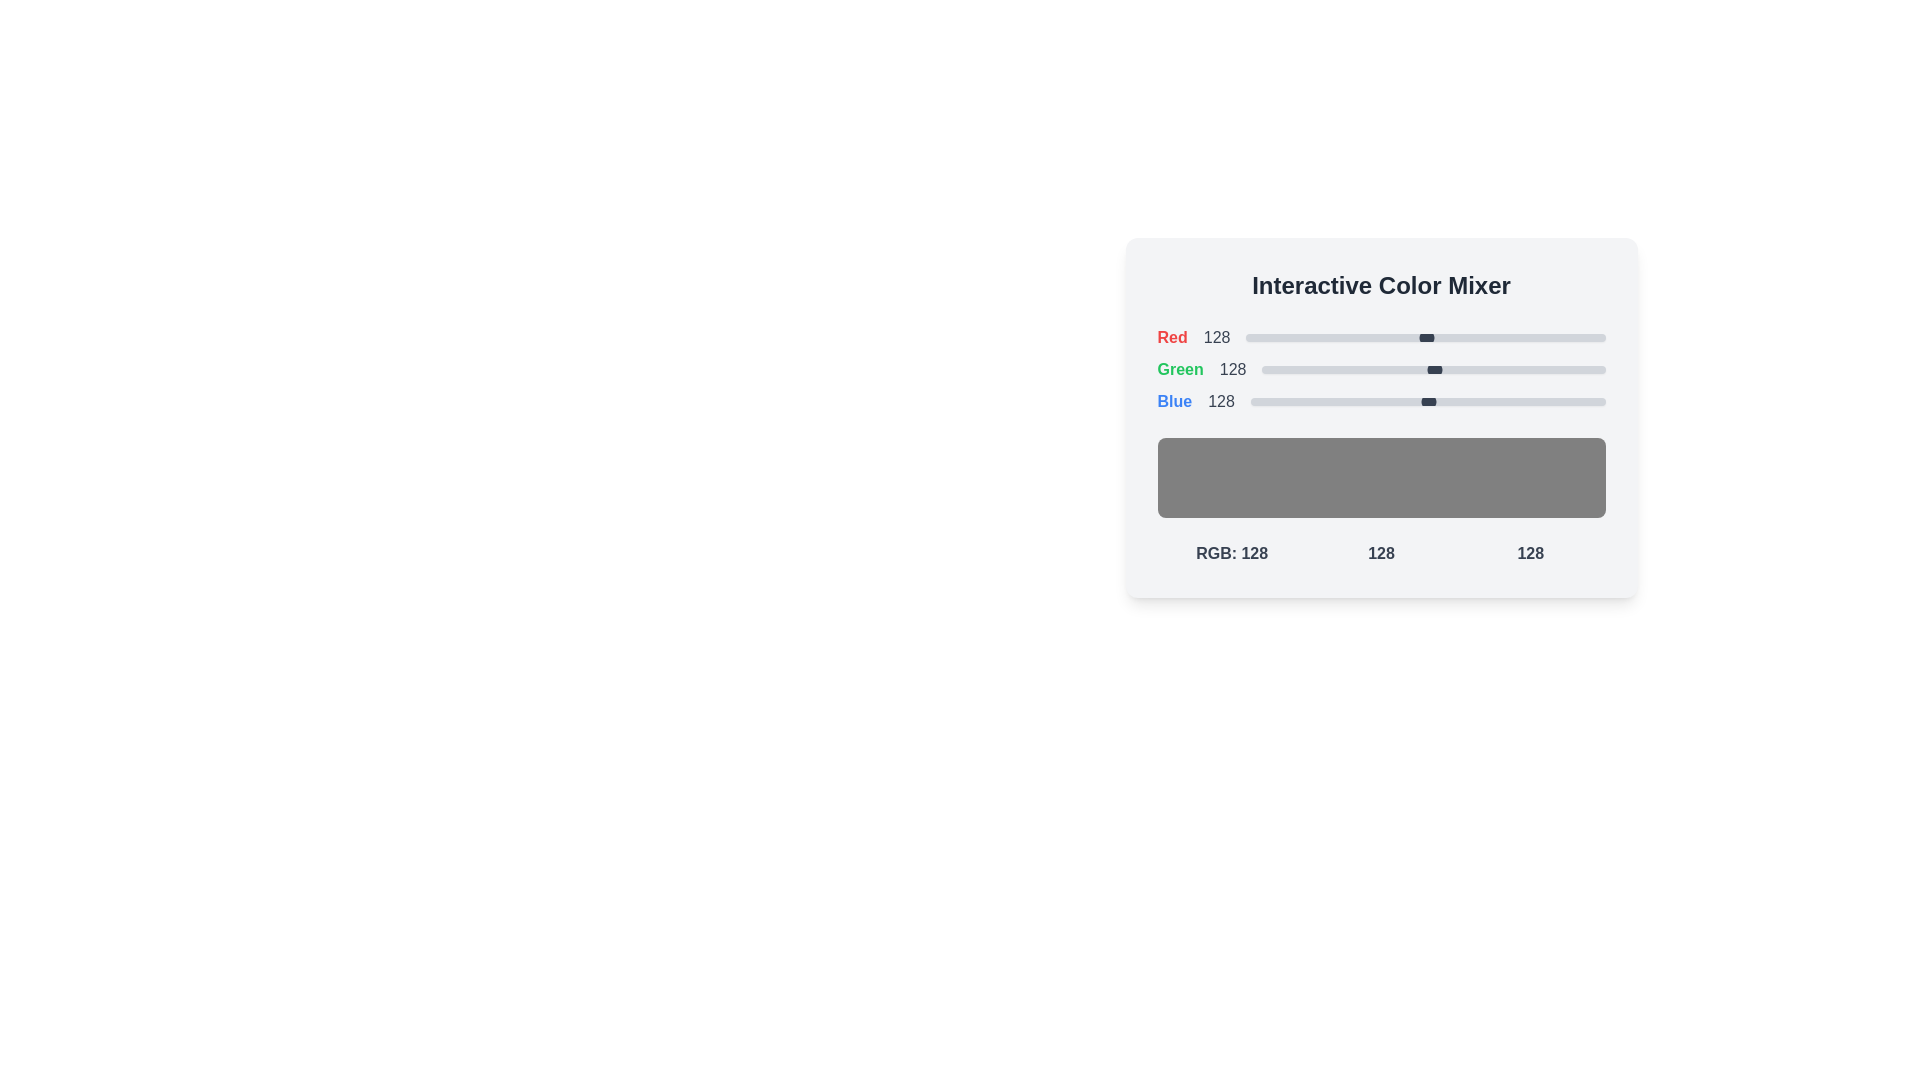 The image size is (1920, 1080). I want to click on the Blue component, so click(1255, 401).